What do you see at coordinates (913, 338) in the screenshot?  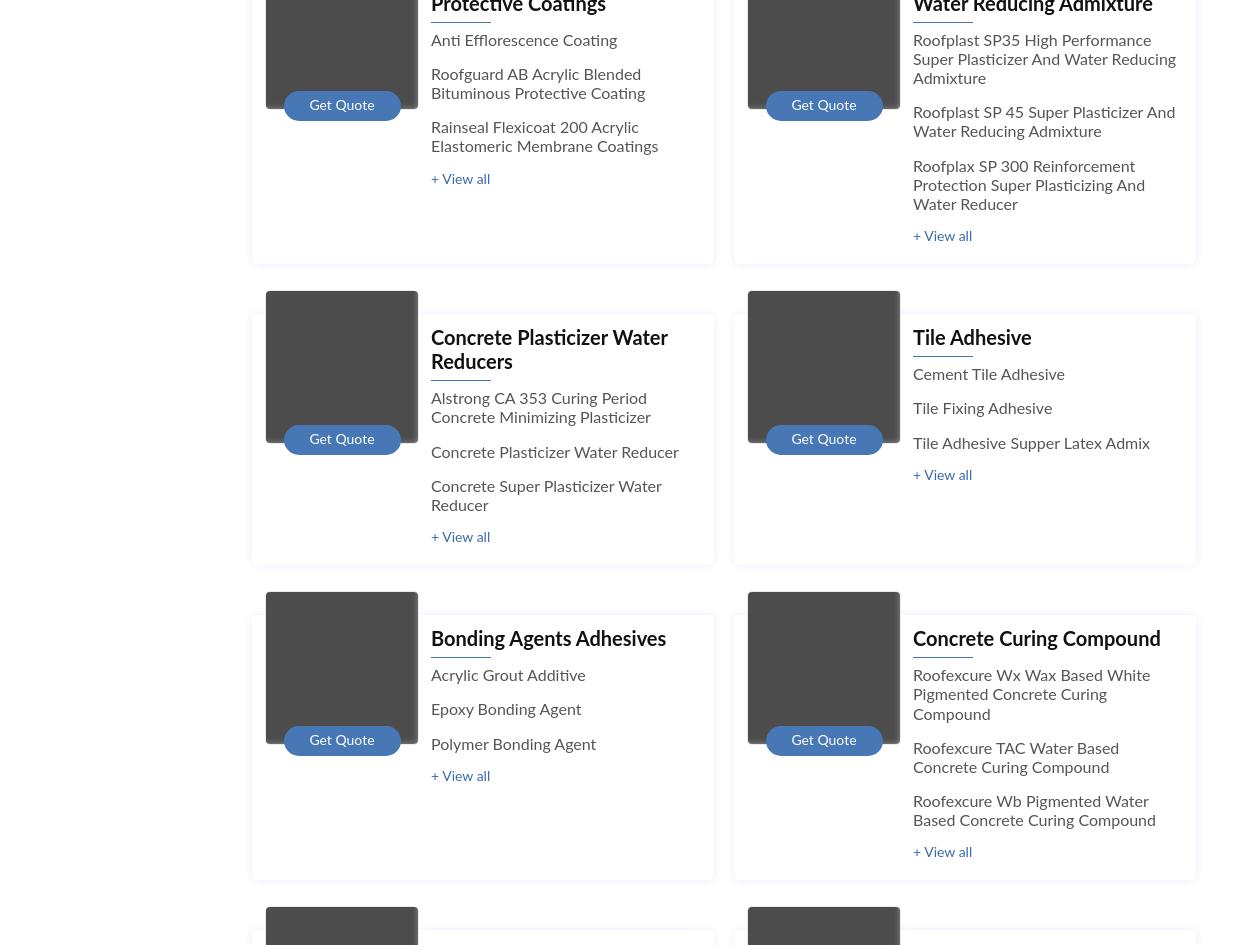 I see `'Tile Adhesive'` at bounding box center [913, 338].